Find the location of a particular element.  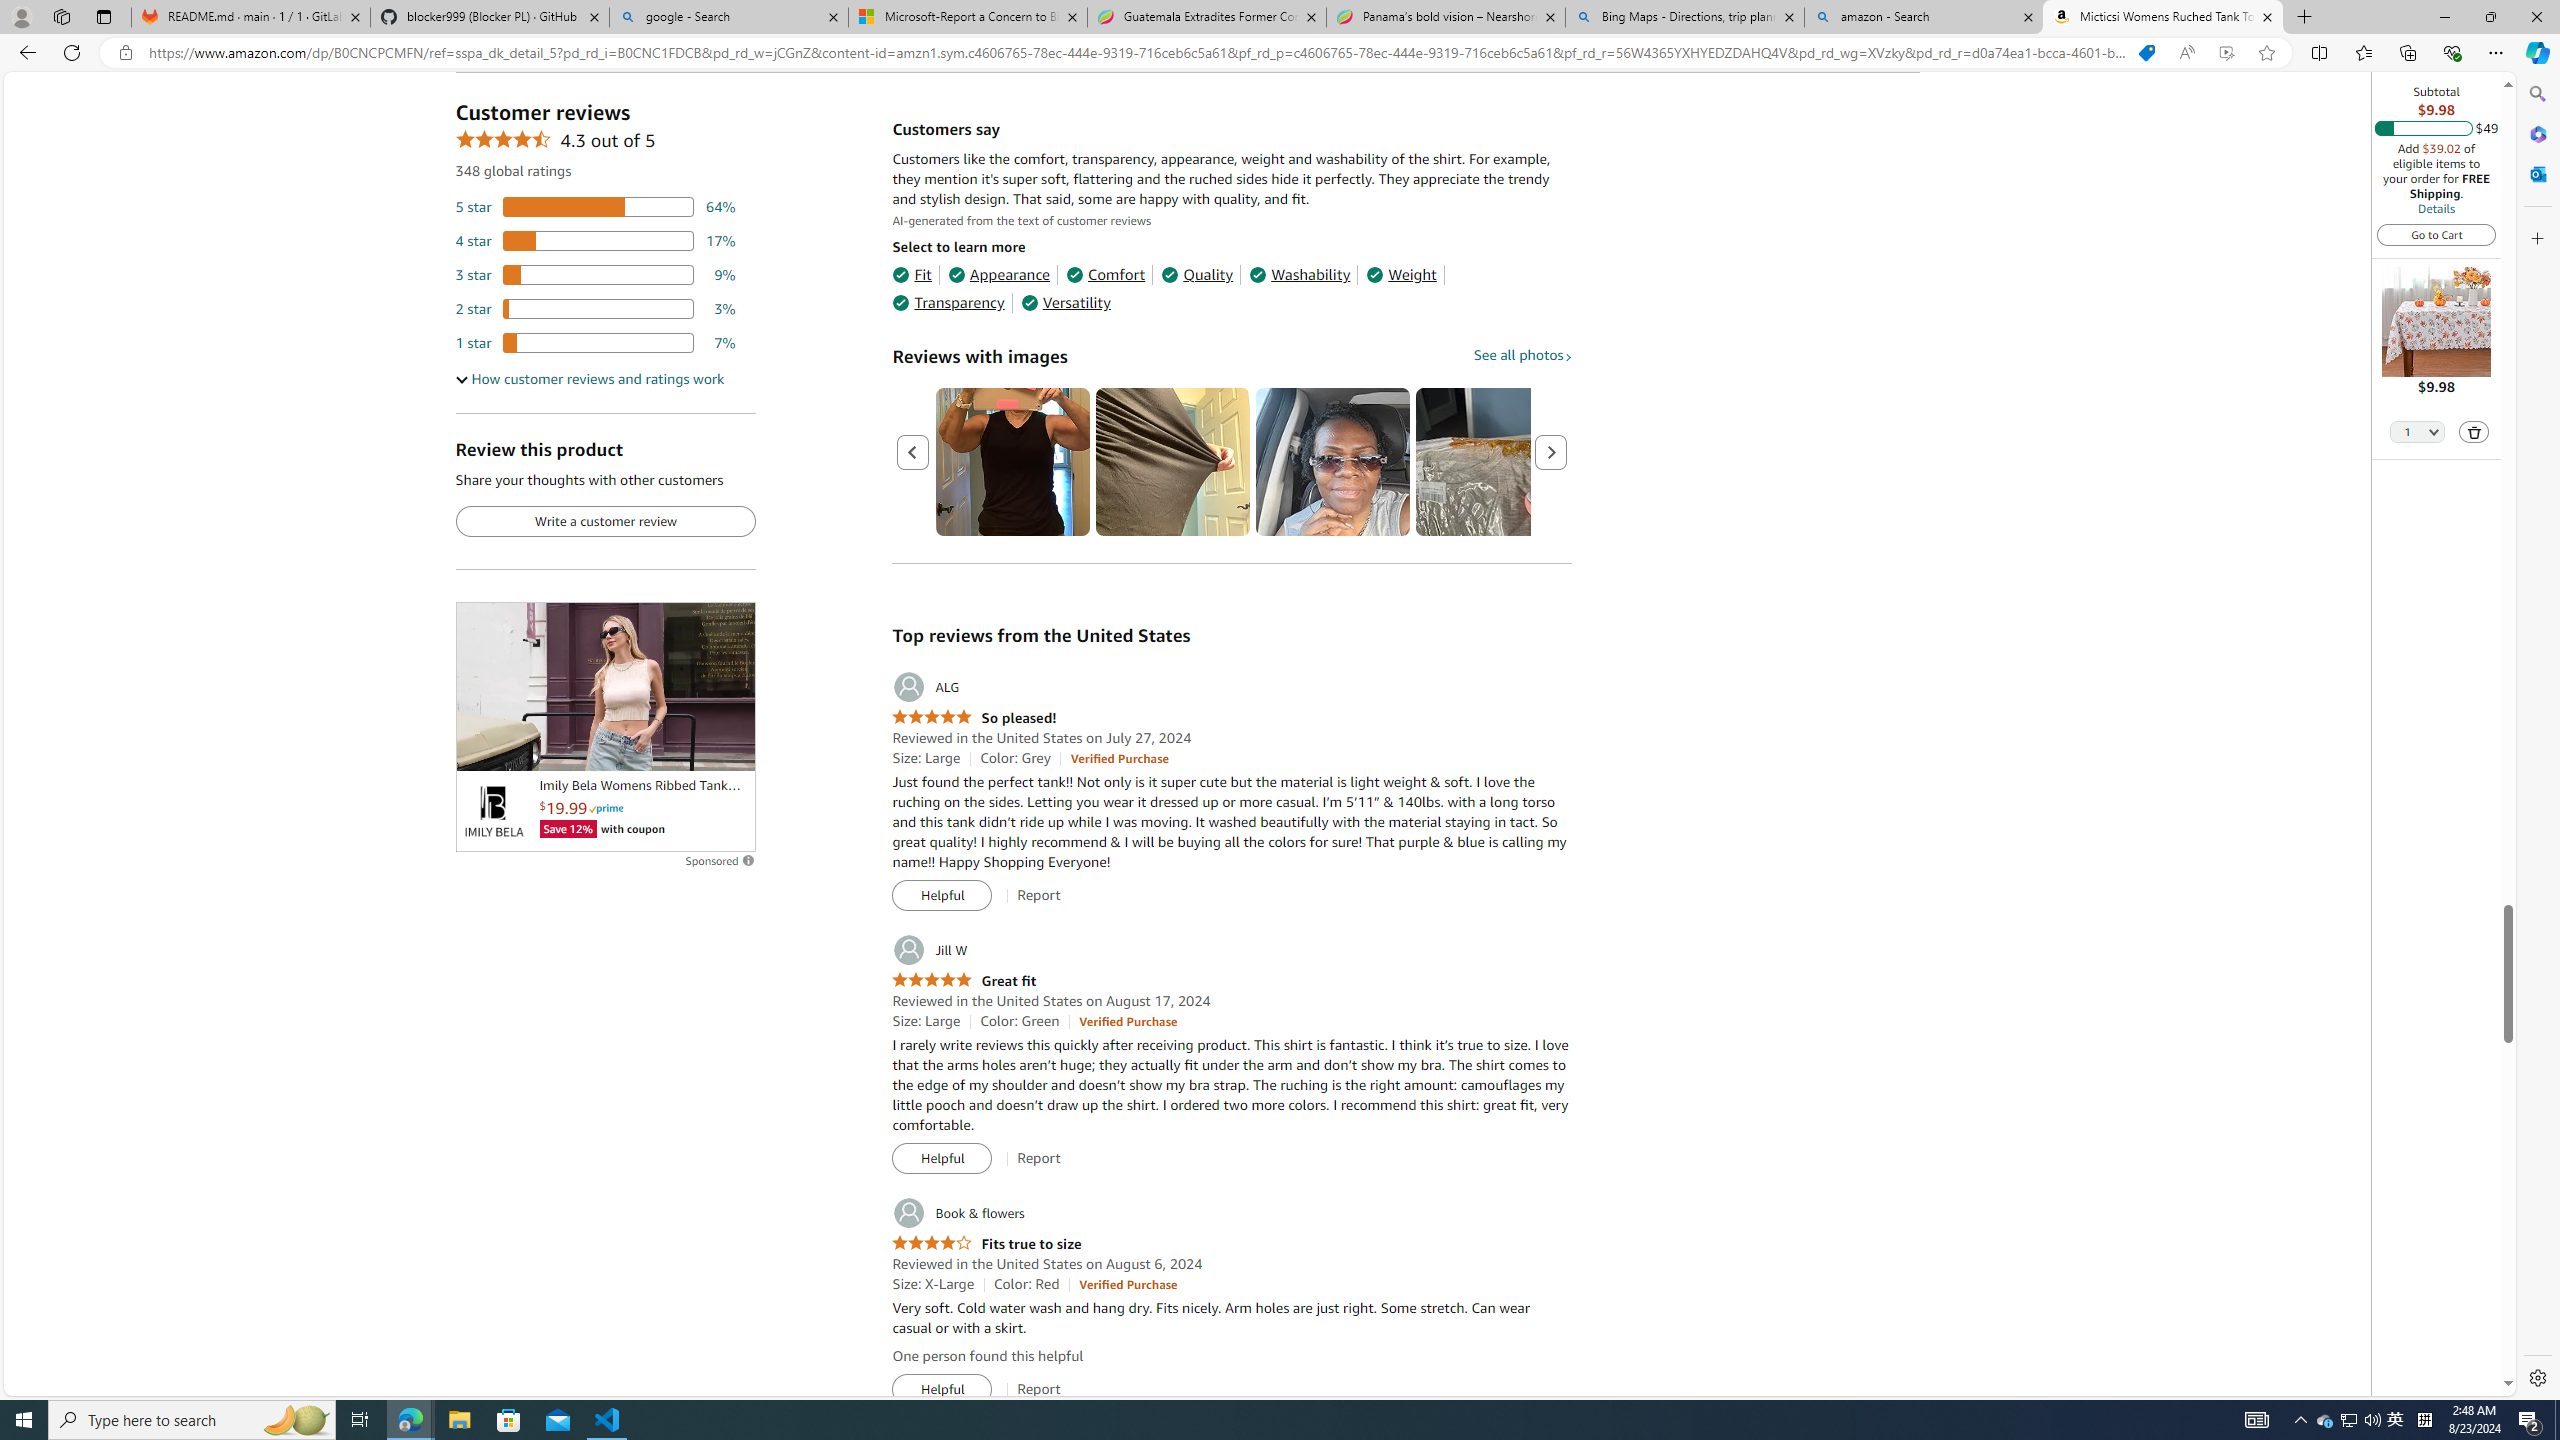

'5.0 out of 5 stars Great fit' is located at coordinates (962, 980).